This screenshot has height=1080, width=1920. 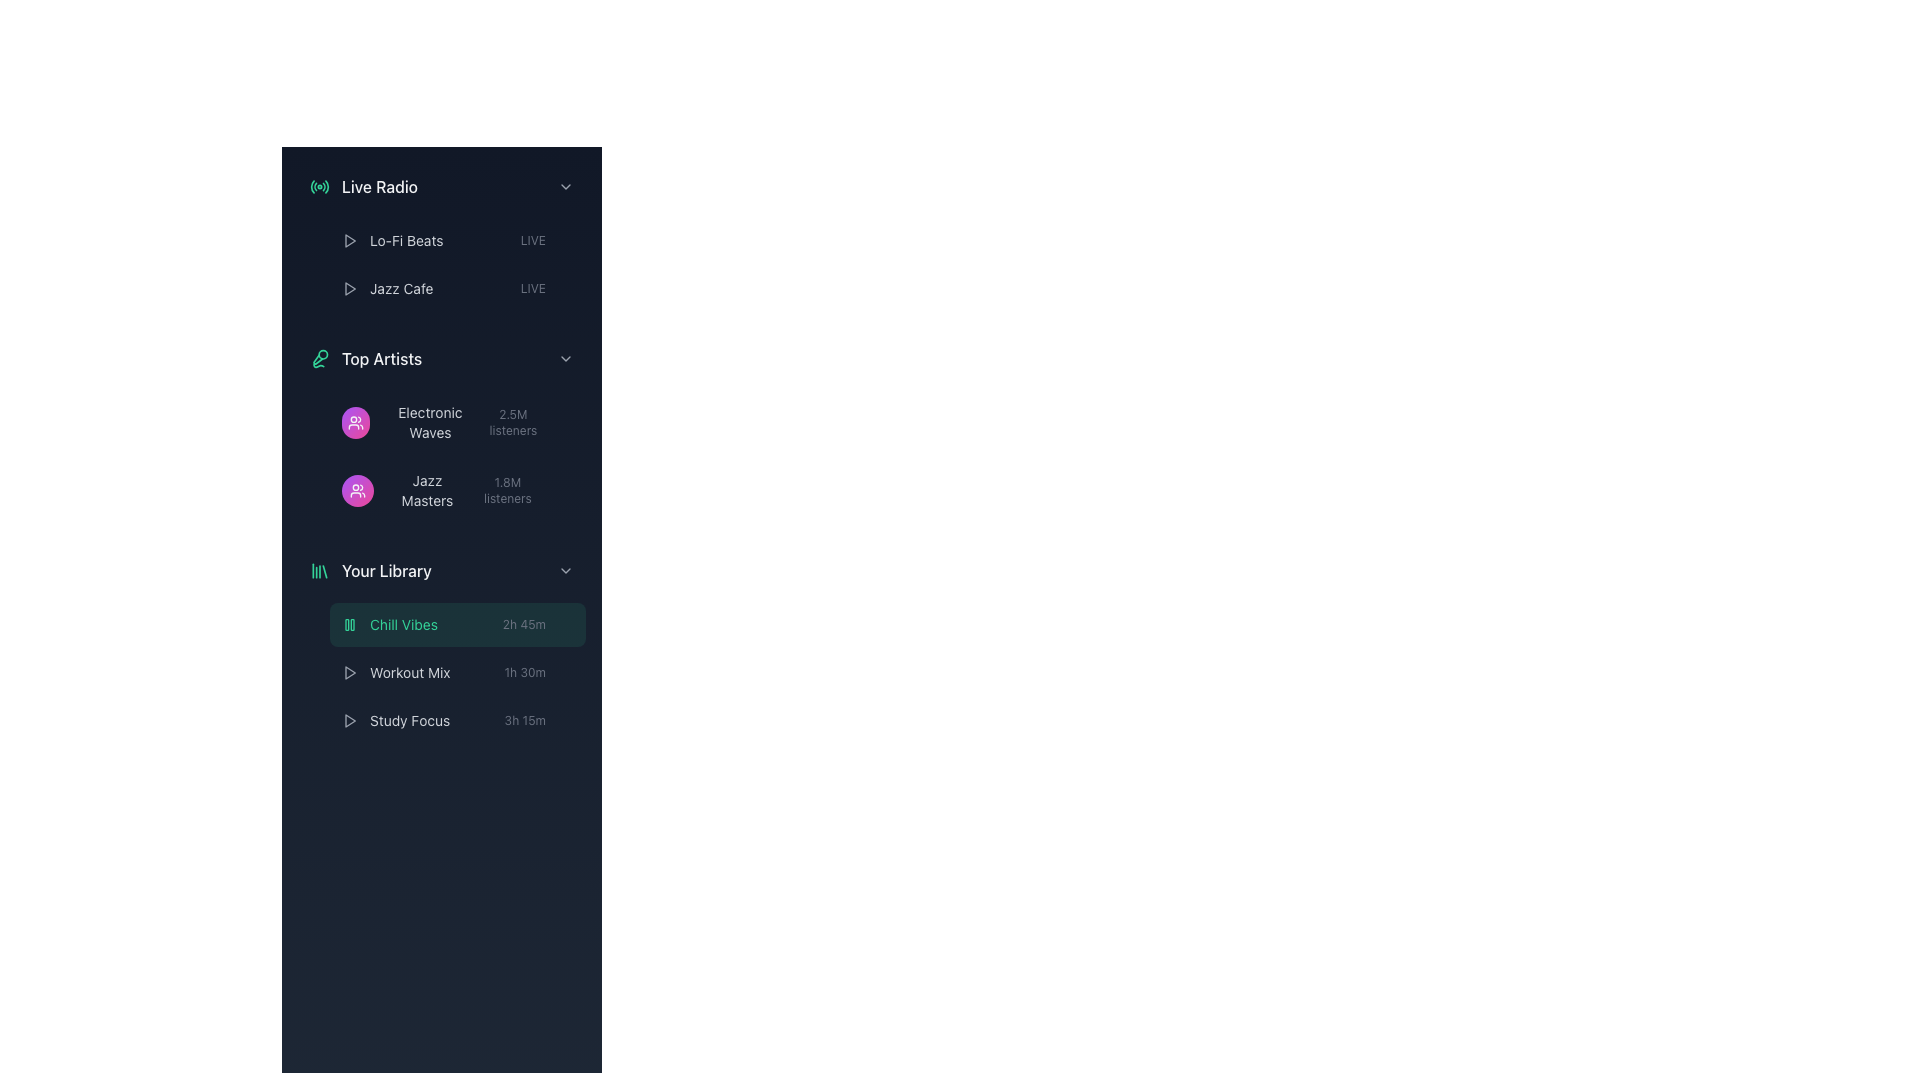 What do you see at coordinates (539, 672) in the screenshot?
I see `the 'Workout Mix' duration text label located in the 'Your Library' section of the sidebar, positioned to the right of the 'Workout Mix' title entry` at bounding box center [539, 672].